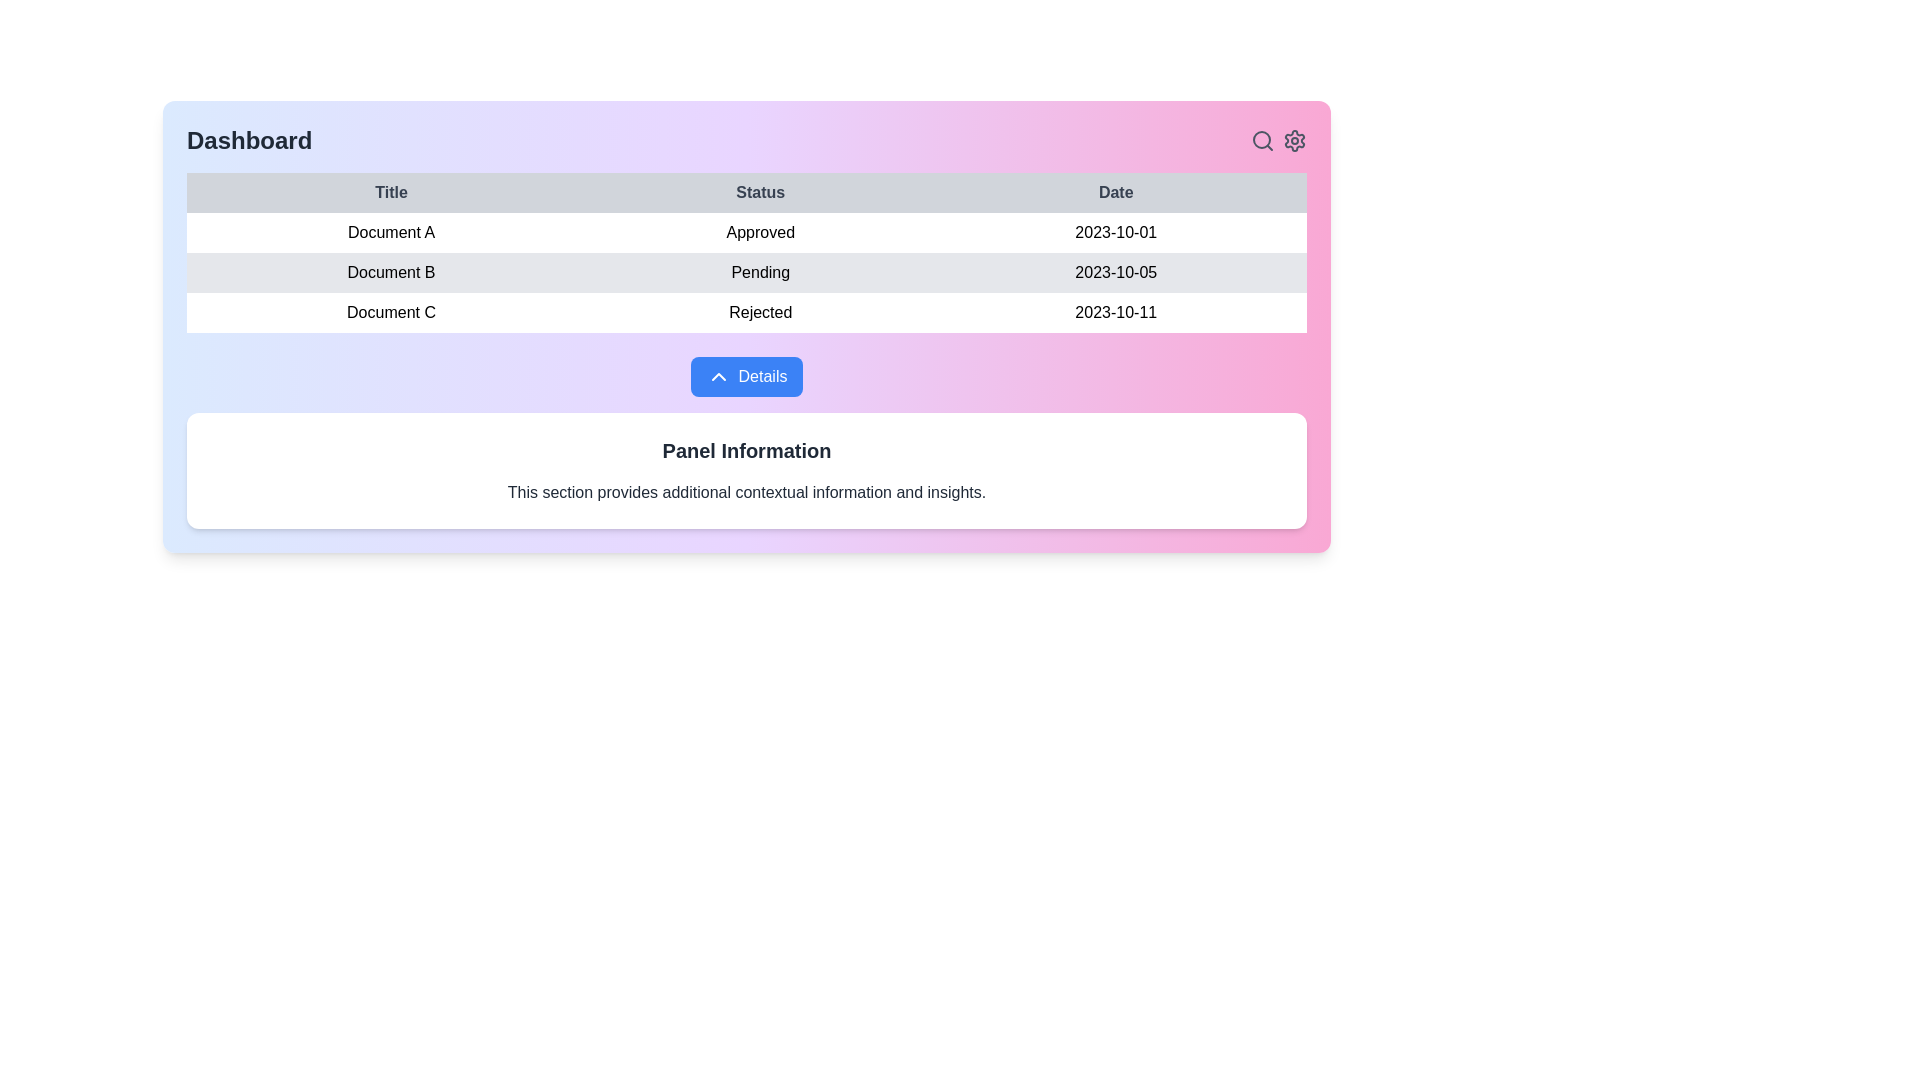  What do you see at coordinates (759, 192) in the screenshot?
I see `the 'Status' column header, which is the second column header in a horizontal table layout, centrally positioned among the headers 'Title', 'Status', and 'Date'` at bounding box center [759, 192].